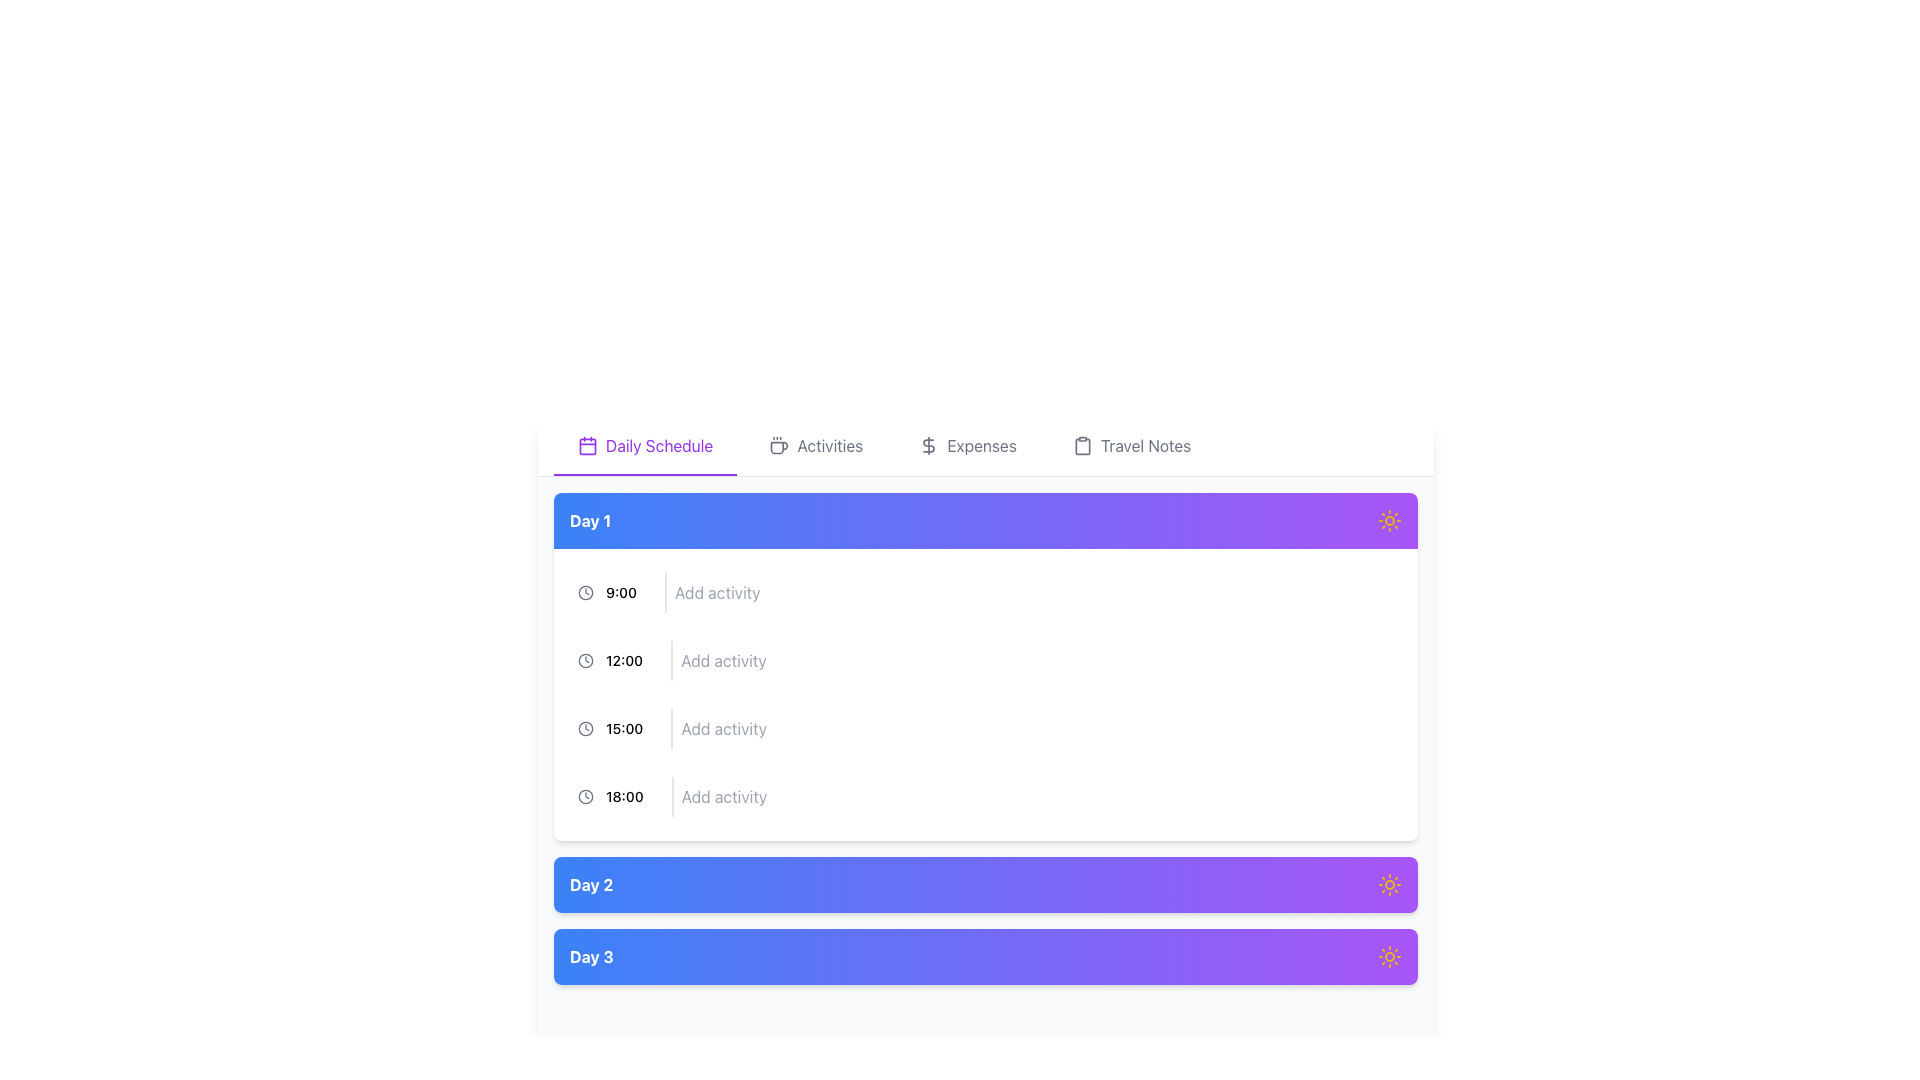 This screenshot has height=1080, width=1920. Describe the element at coordinates (985, 955) in the screenshot. I see `to select or activate the 'Day 3' button in the Daily Schedule interface` at that location.